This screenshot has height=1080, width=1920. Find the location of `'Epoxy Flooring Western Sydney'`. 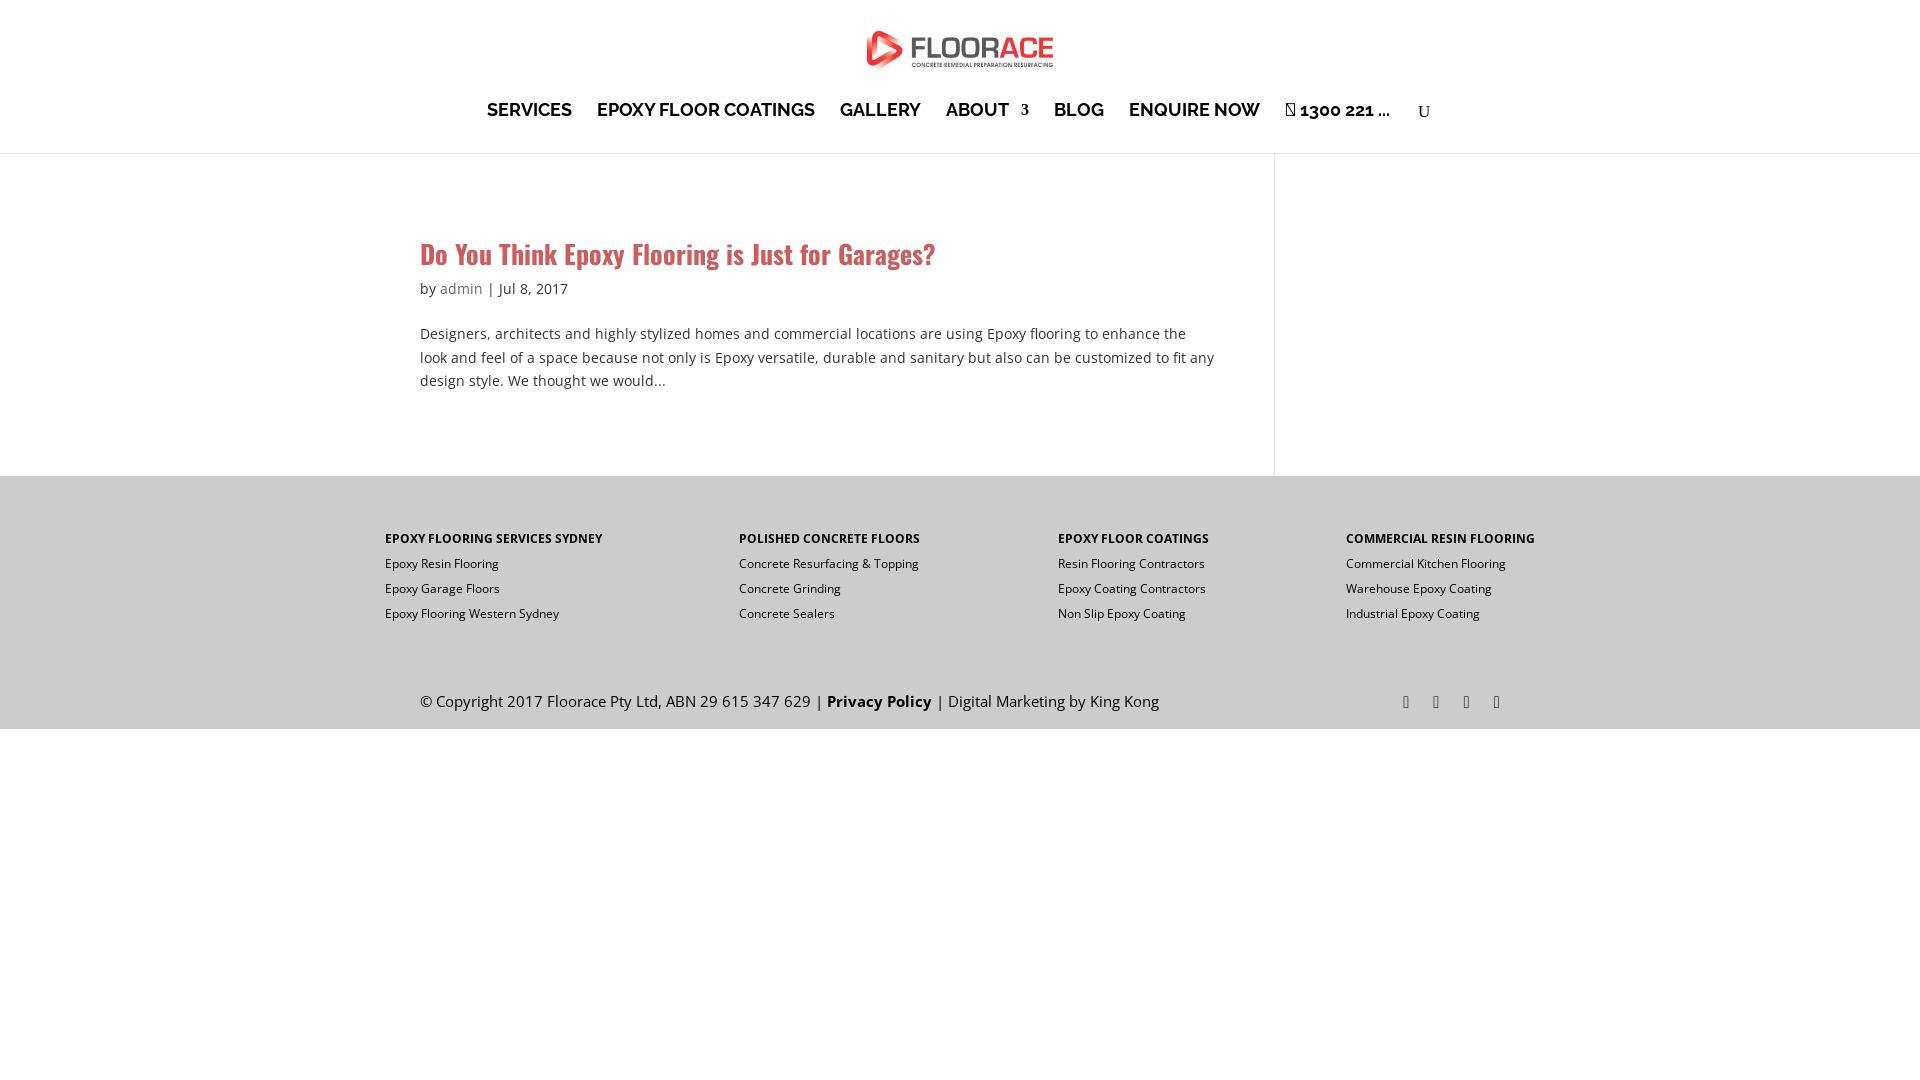

'Epoxy Flooring Western Sydney' is located at coordinates (470, 612).